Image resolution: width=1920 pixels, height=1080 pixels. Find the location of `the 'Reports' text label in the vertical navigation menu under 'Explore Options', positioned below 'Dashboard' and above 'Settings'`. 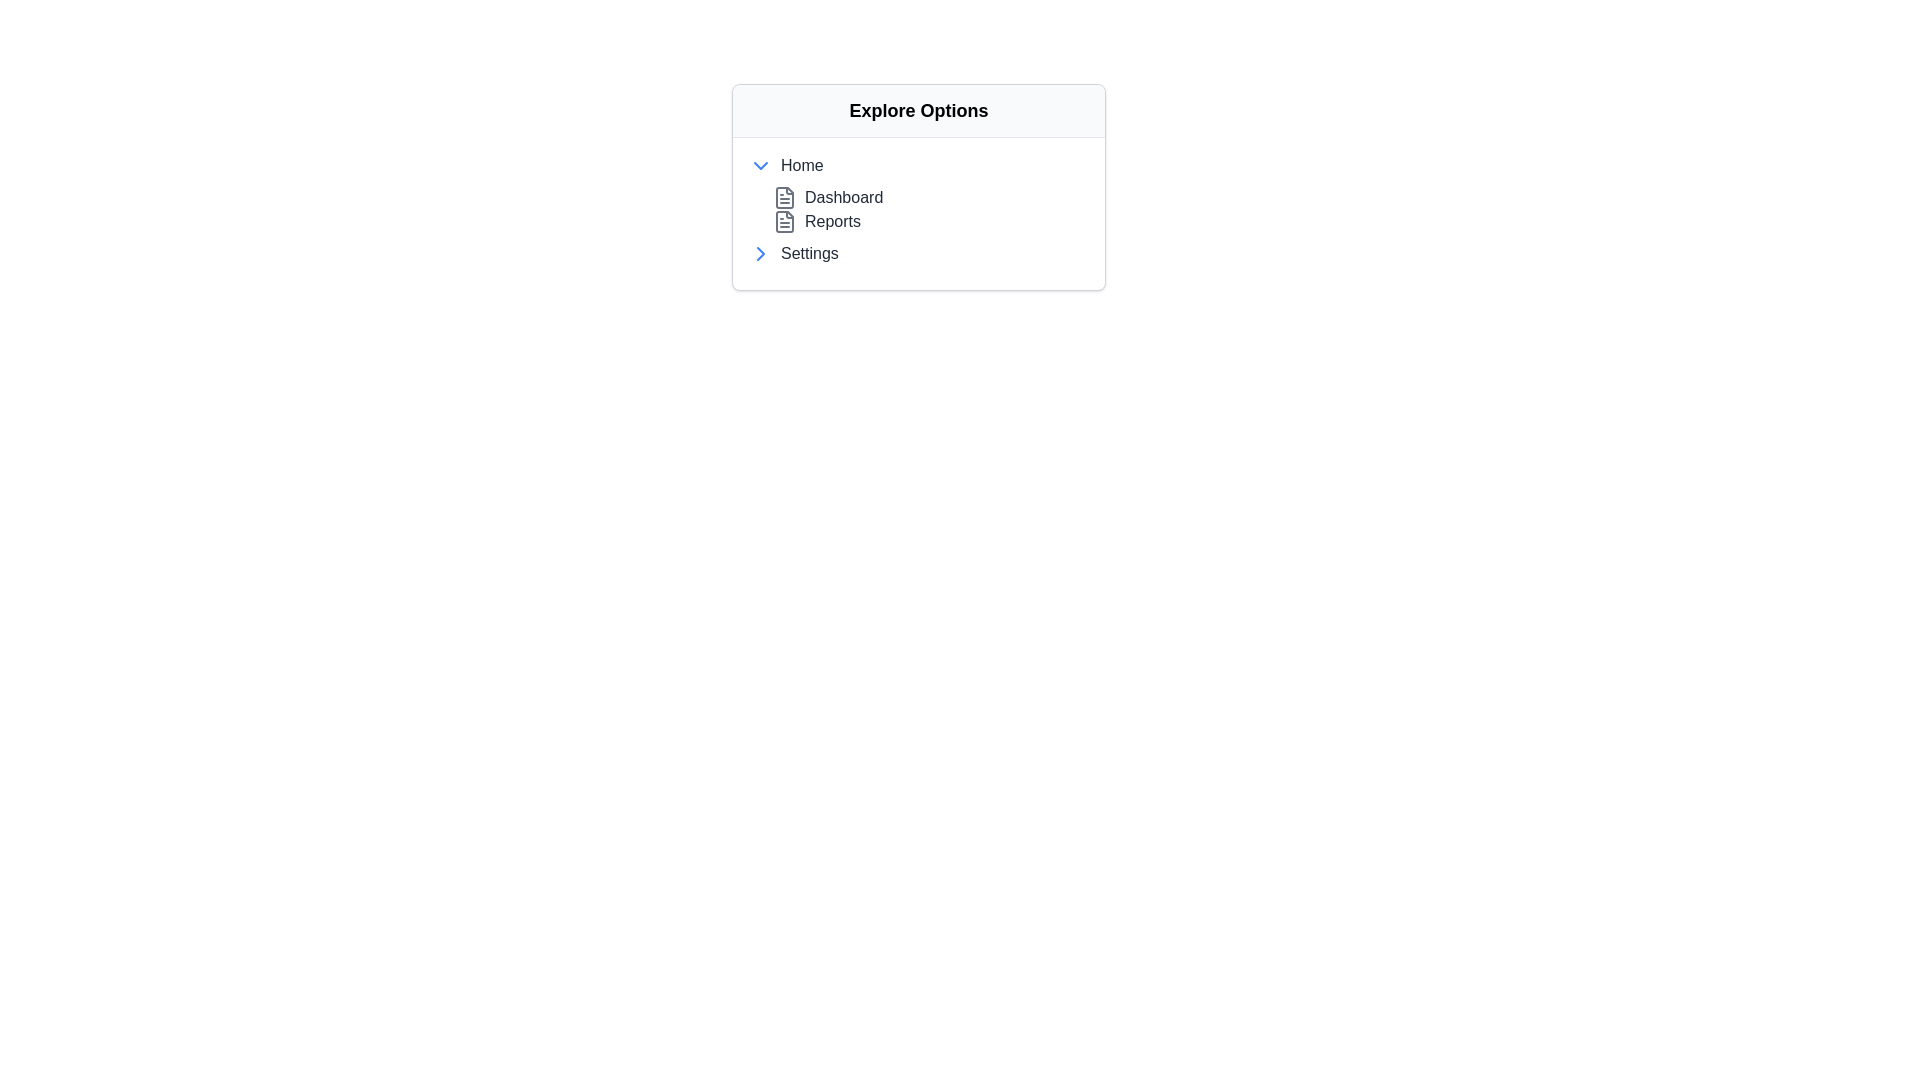

the 'Reports' text label in the vertical navigation menu under 'Explore Options', positioned below 'Dashboard' and above 'Settings' is located at coordinates (833, 222).